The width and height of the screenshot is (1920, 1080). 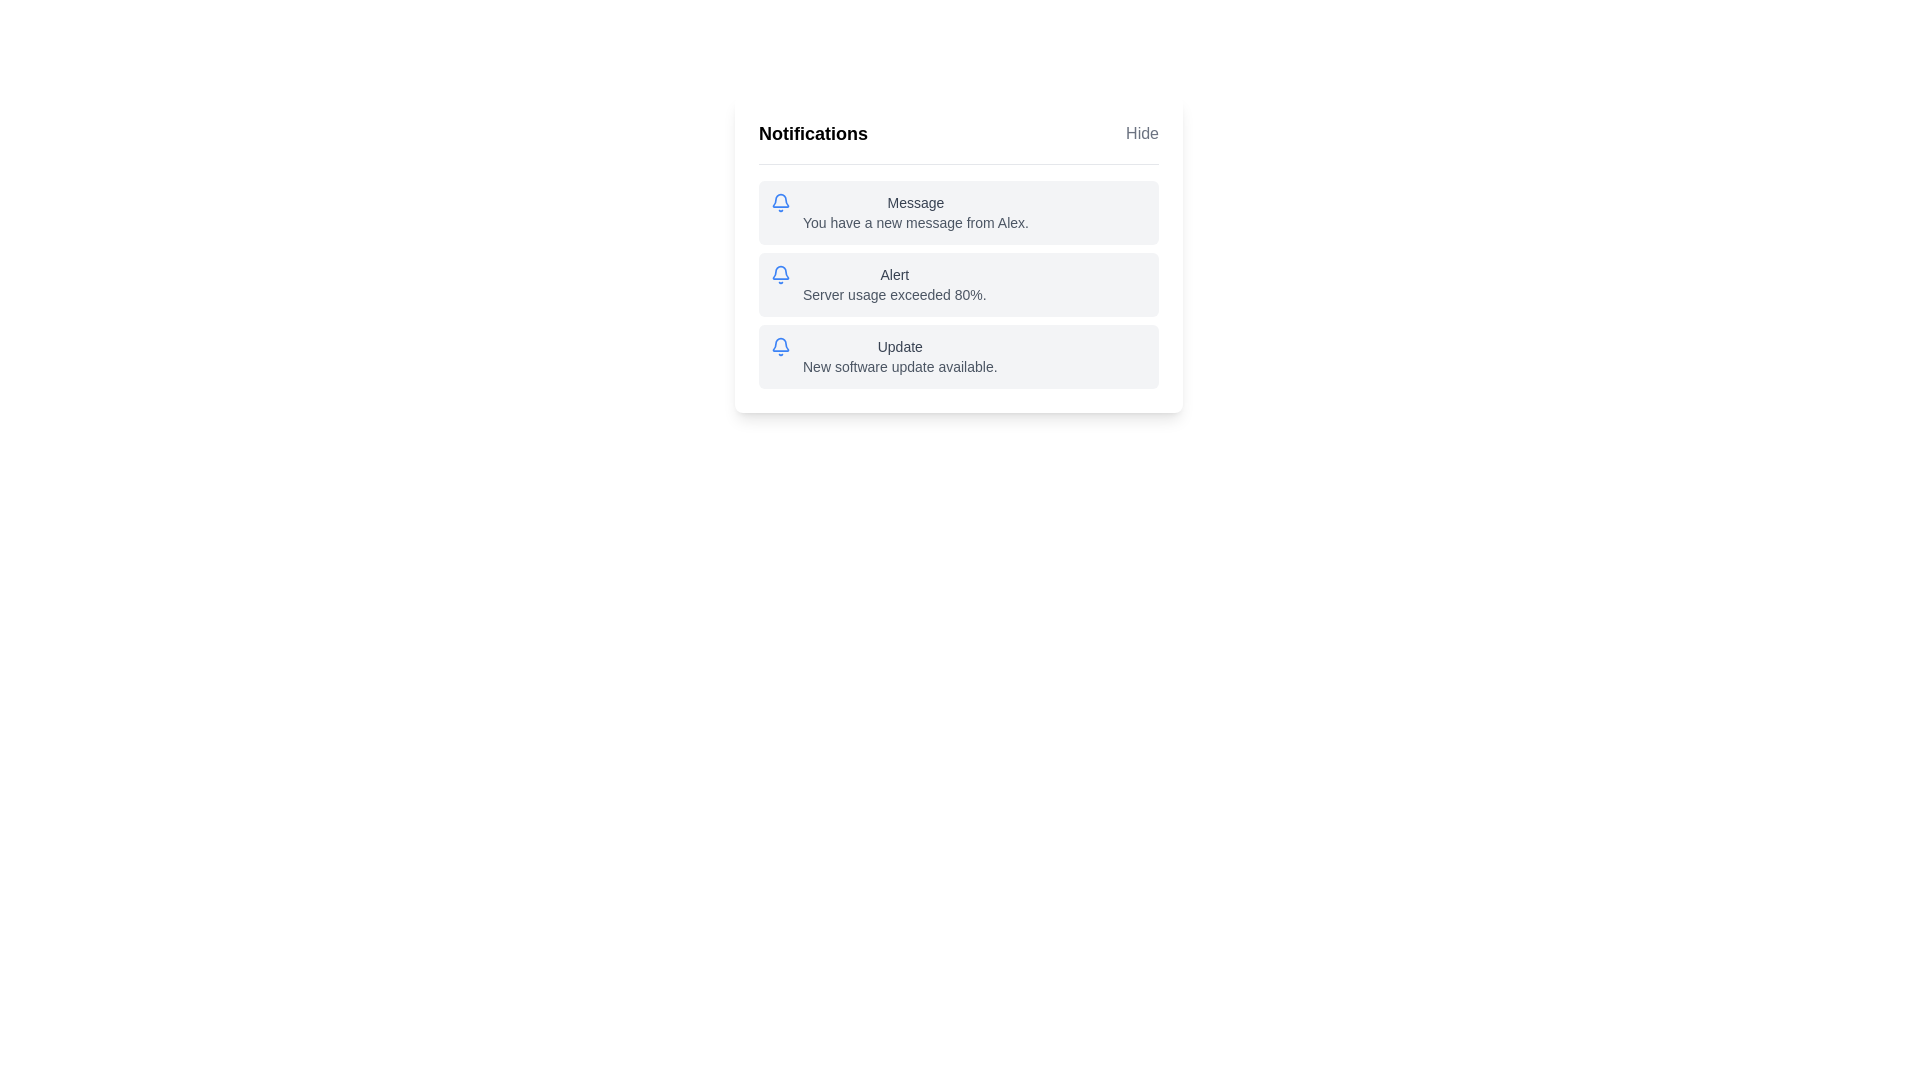 What do you see at coordinates (958, 285) in the screenshot?
I see `the 'Alert' keyword in the second notification card that informs about server usage exceeding 80%` at bounding box center [958, 285].